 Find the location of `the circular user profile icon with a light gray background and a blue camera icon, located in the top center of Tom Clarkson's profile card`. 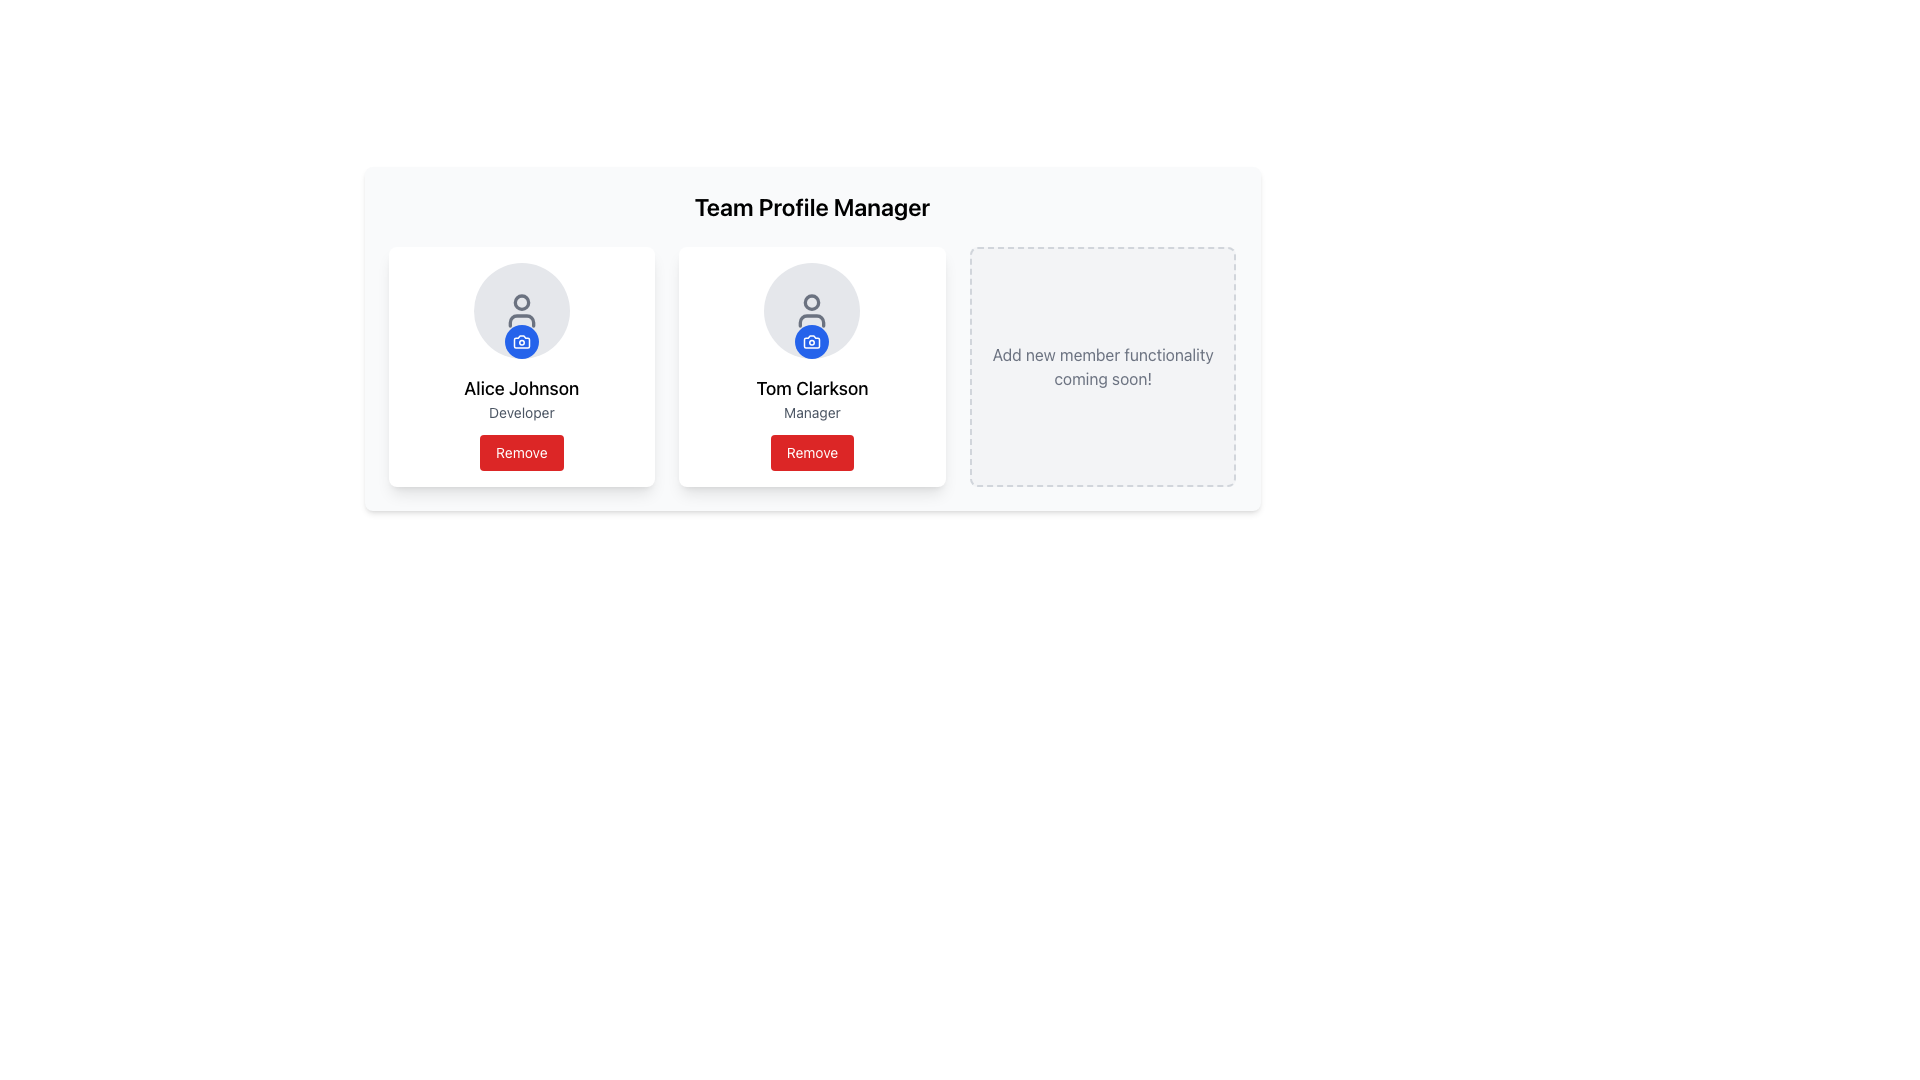

the circular user profile icon with a light gray background and a blue camera icon, located in the top center of Tom Clarkson's profile card is located at coordinates (812, 311).